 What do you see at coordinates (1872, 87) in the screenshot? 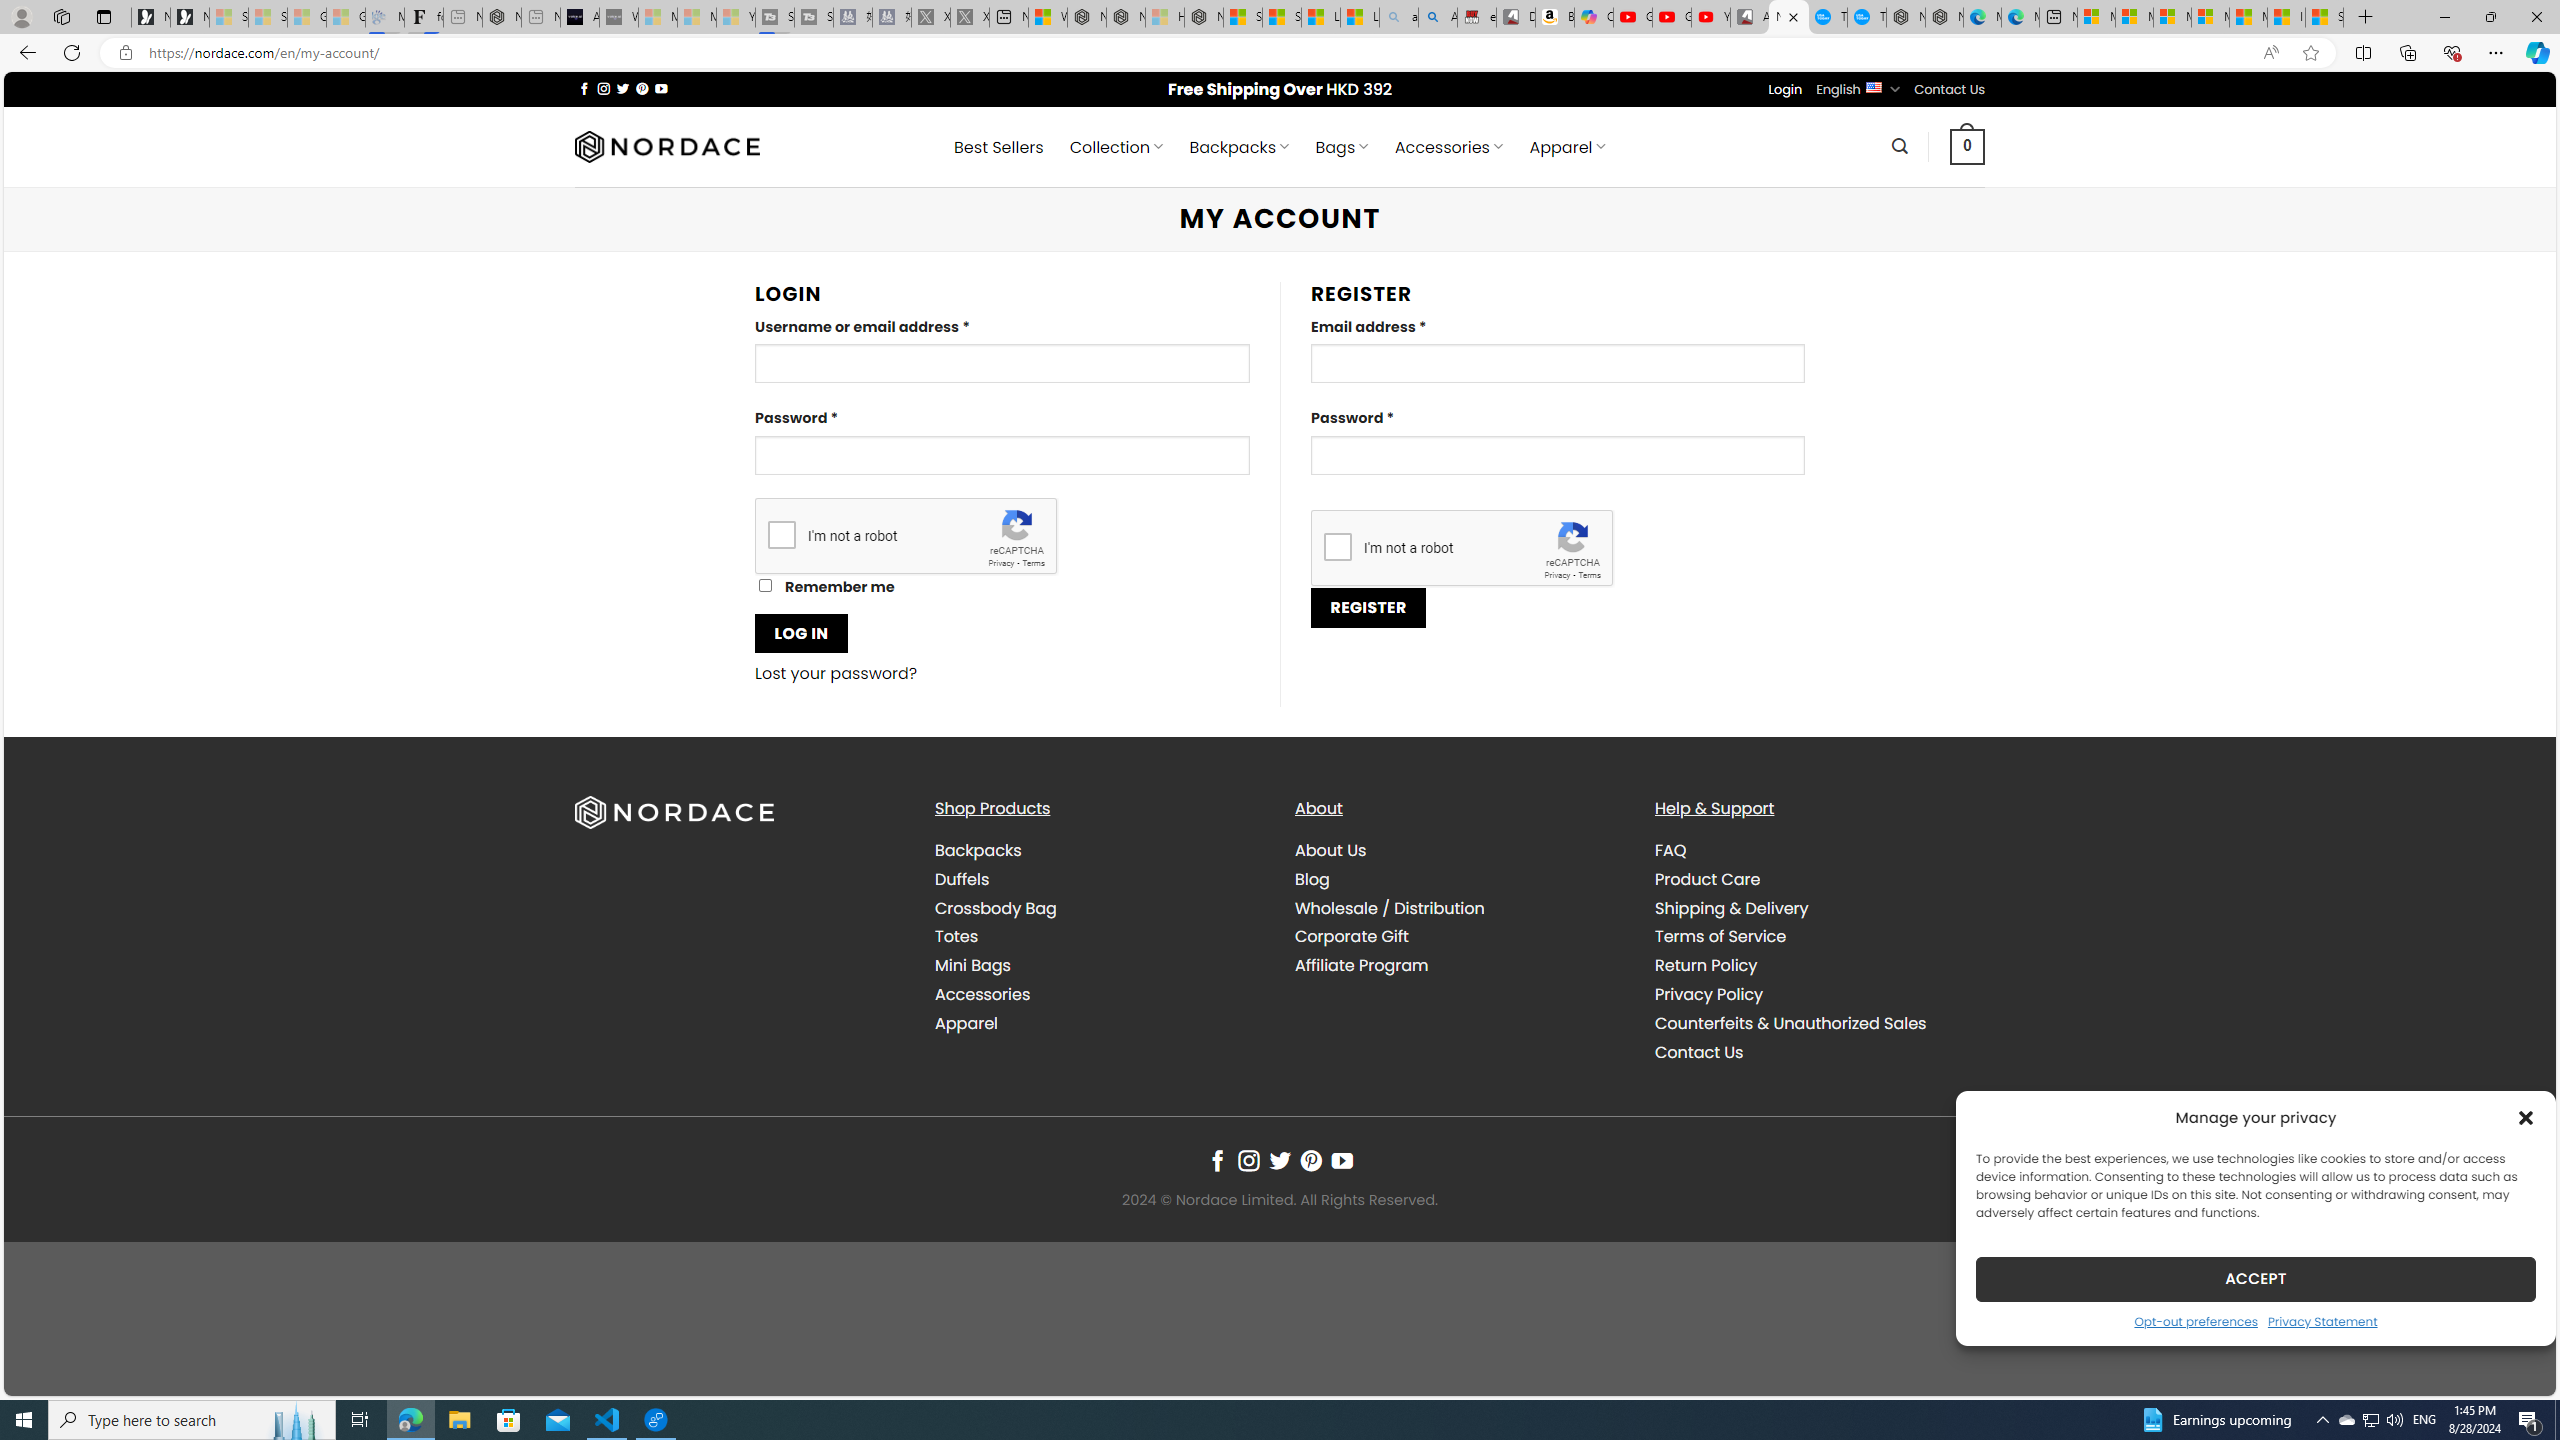
I see `'English'` at bounding box center [1872, 87].